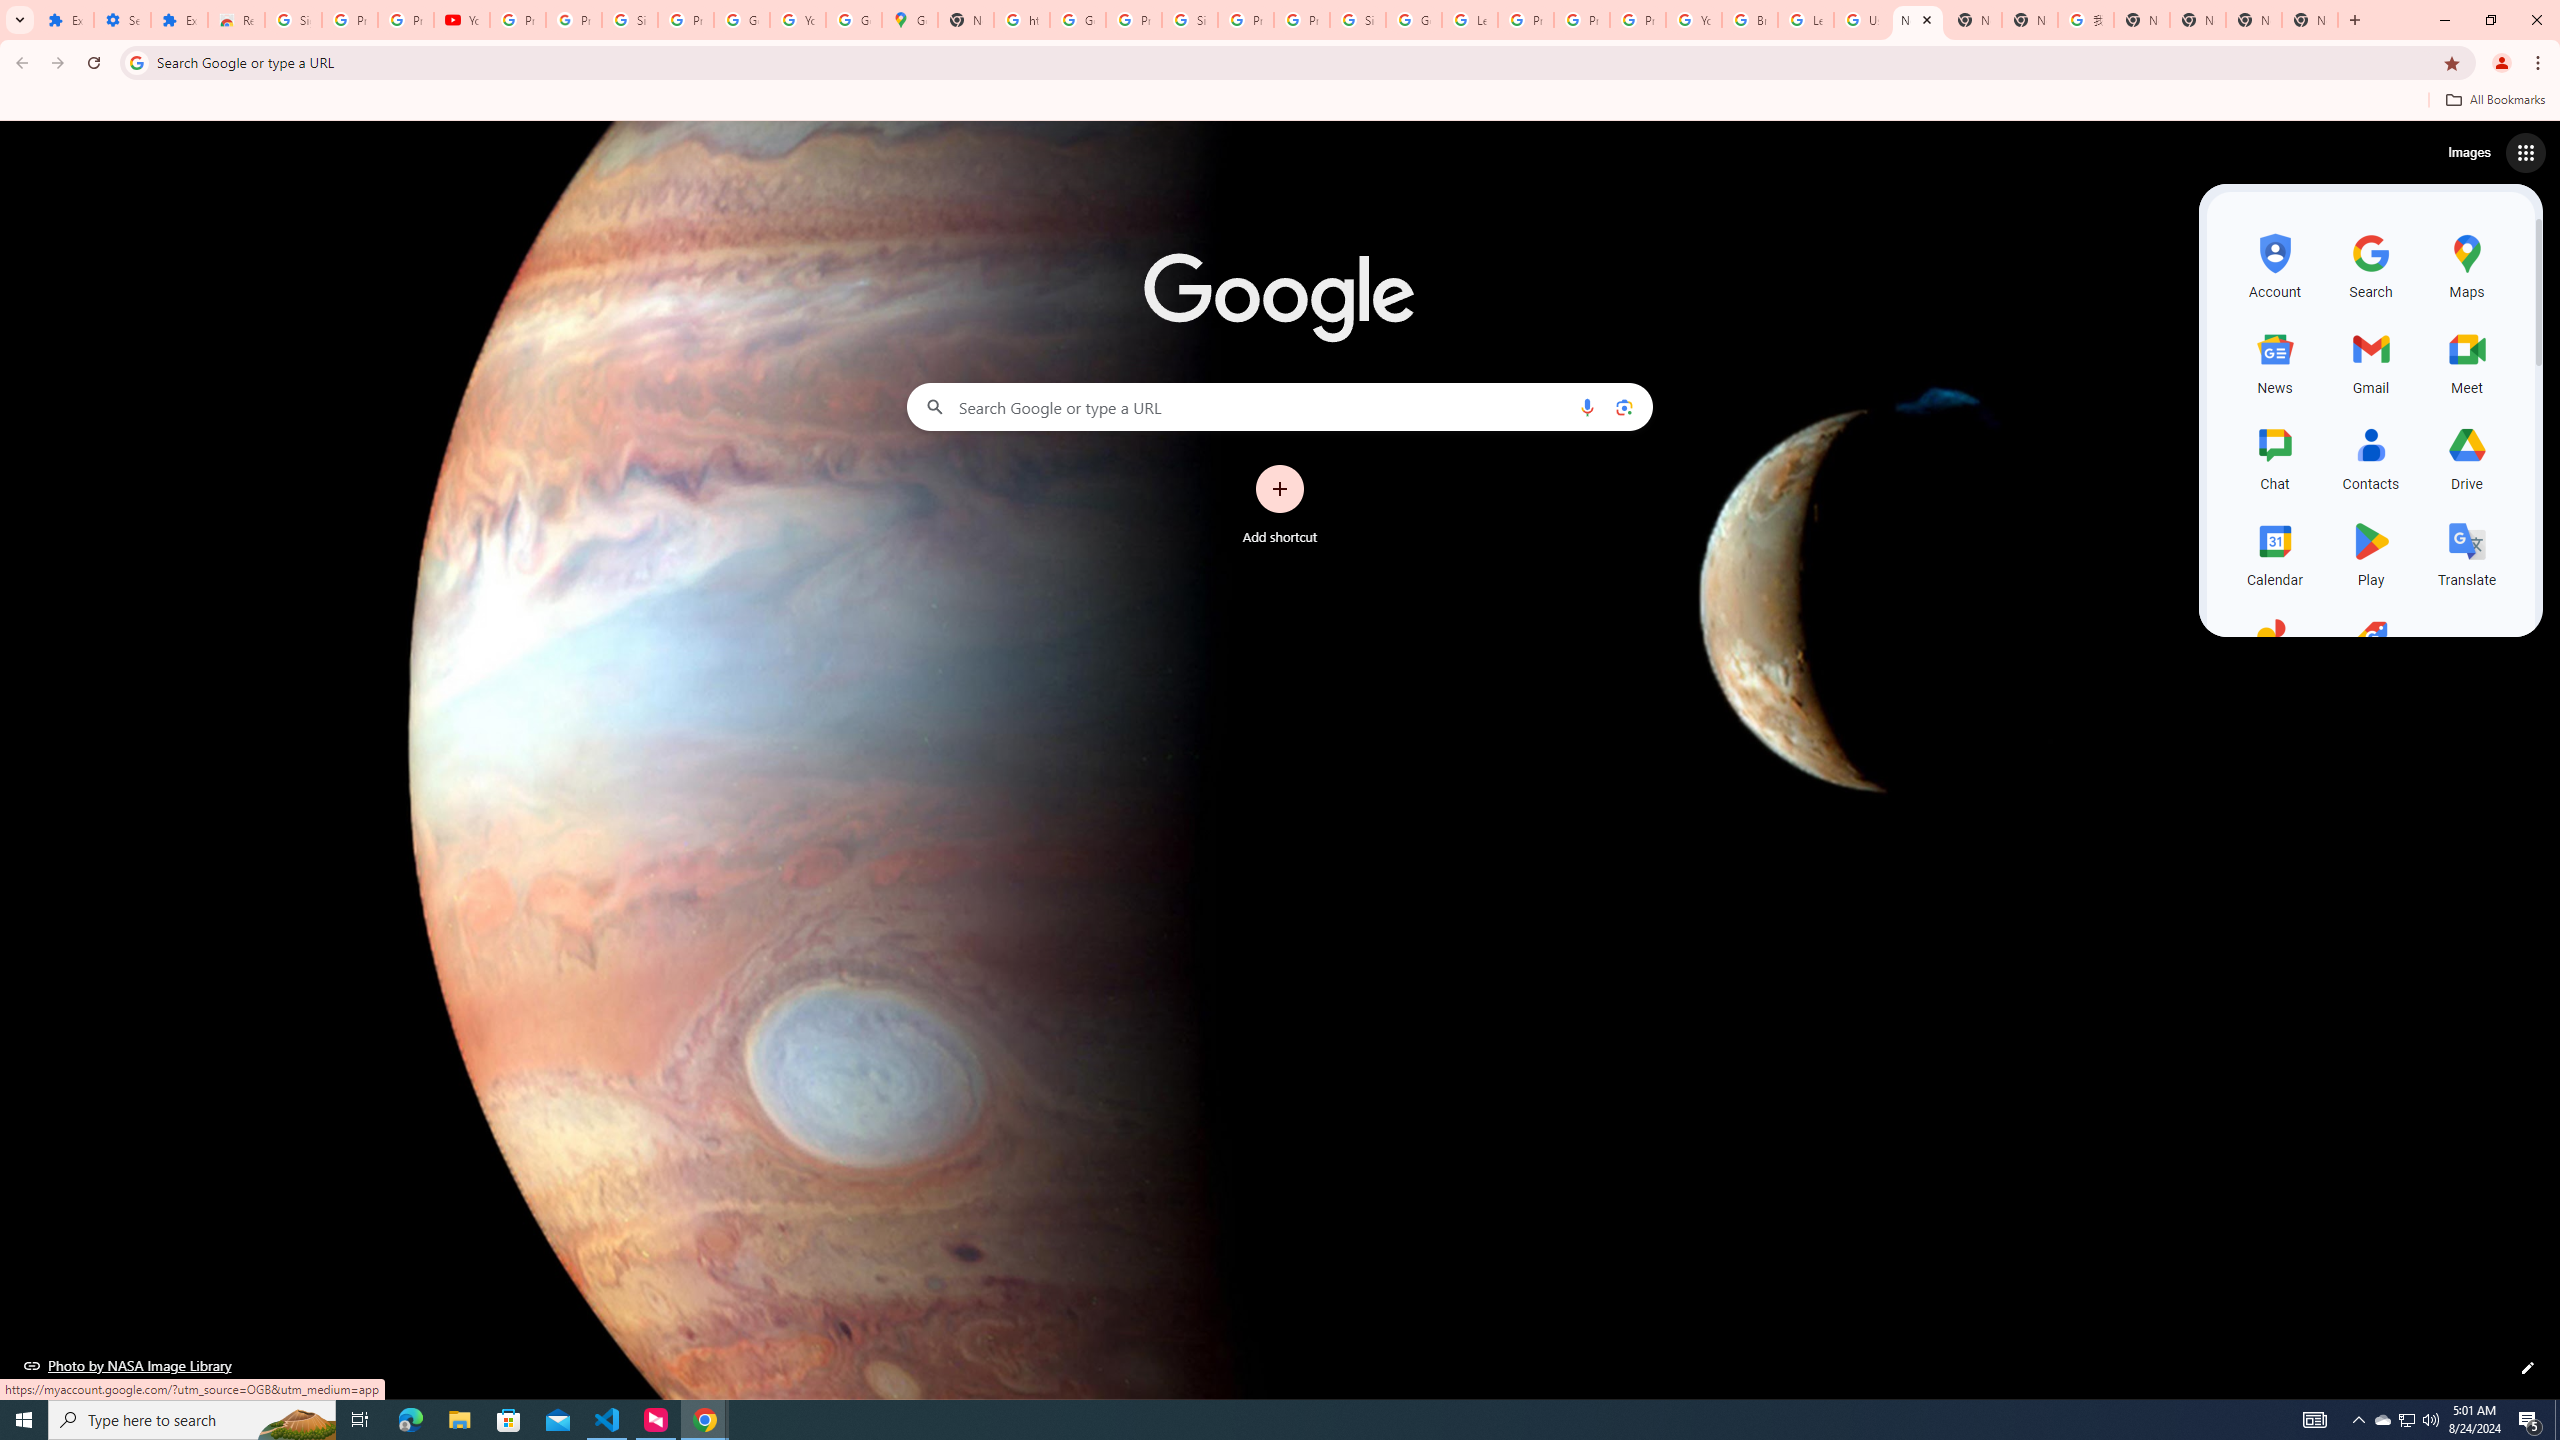 The width and height of the screenshot is (2560, 1440). Describe the element at coordinates (236, 19) in the screenshot. I see `'Reviews: Helix Fruit Jump Arcade Game'` at that location.